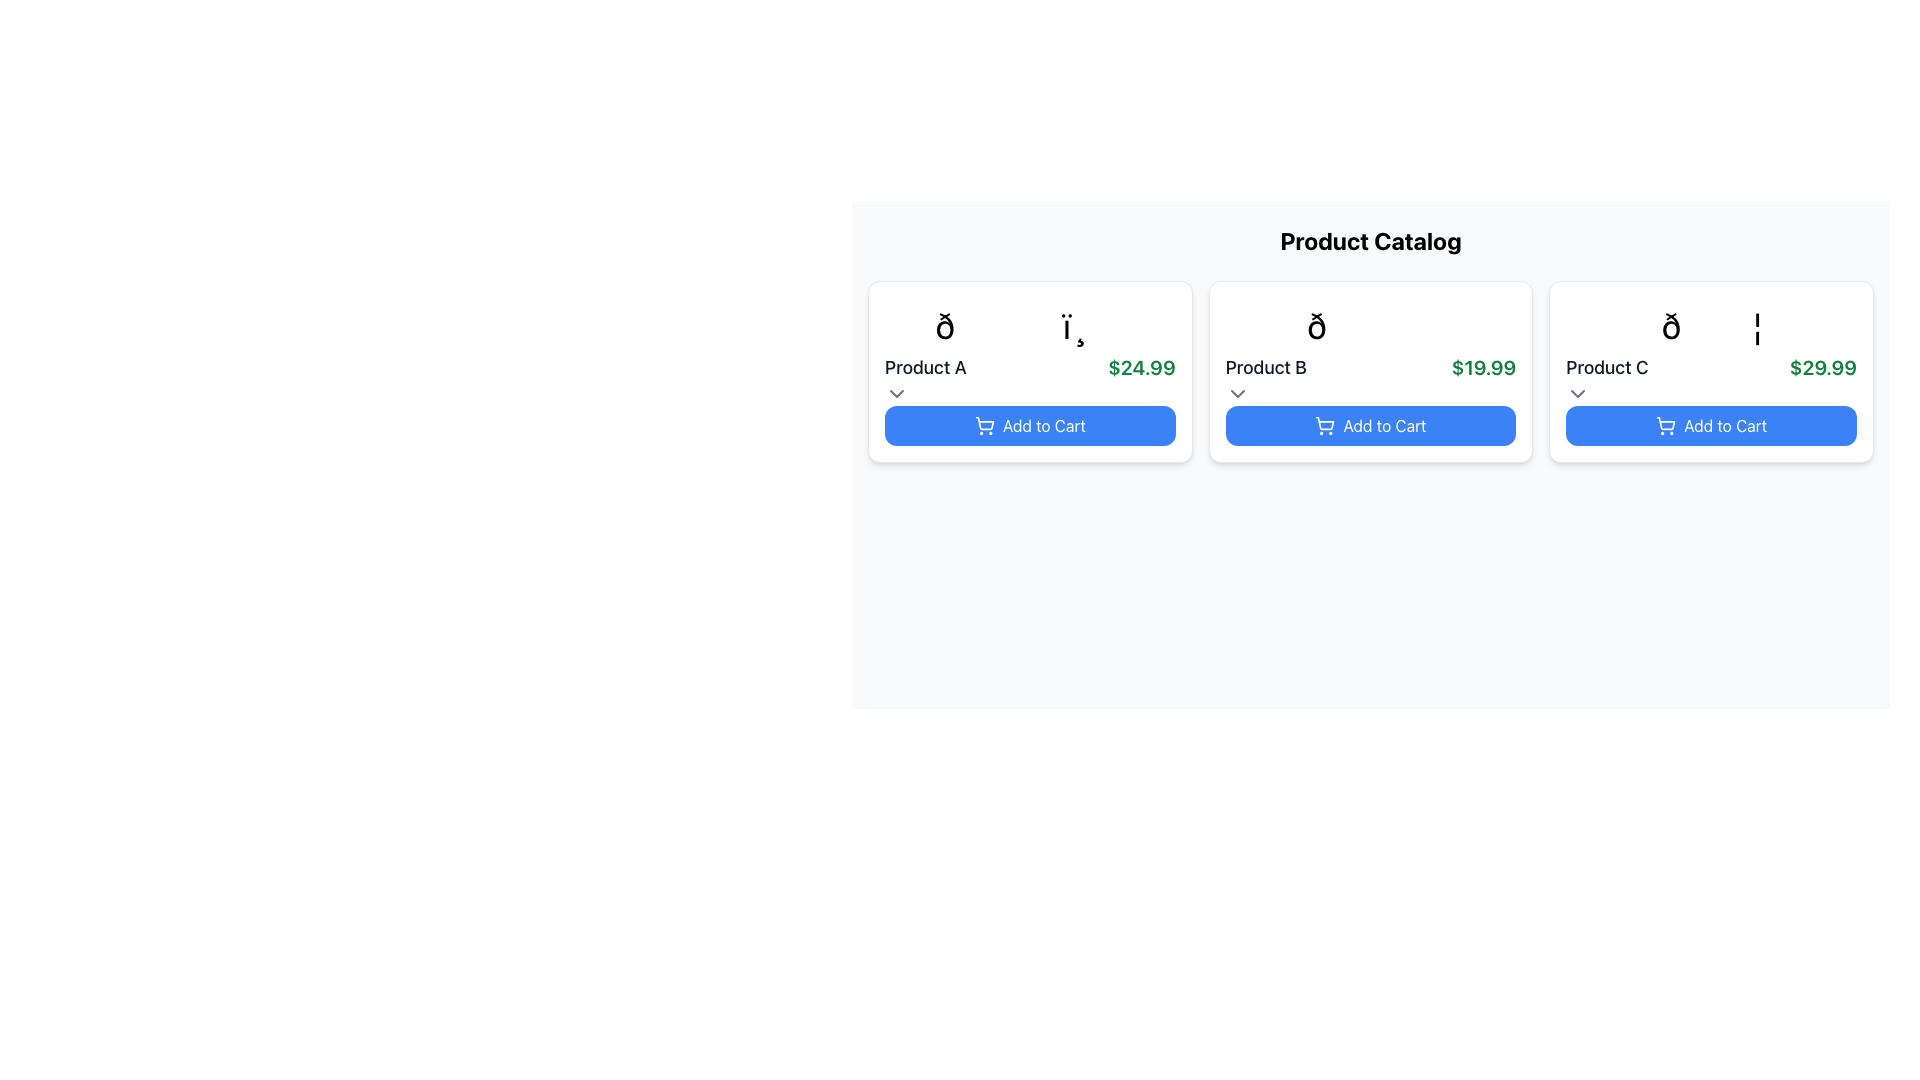 This screenshot has width=1920, height=1080. What do you see at coordinates (1666, 422) in the screenshot?
I see `the shopping cart icon within the 'Add to Cart' button located in the rightmost product card under 'Product C'` at bounding box center [1666, 422].